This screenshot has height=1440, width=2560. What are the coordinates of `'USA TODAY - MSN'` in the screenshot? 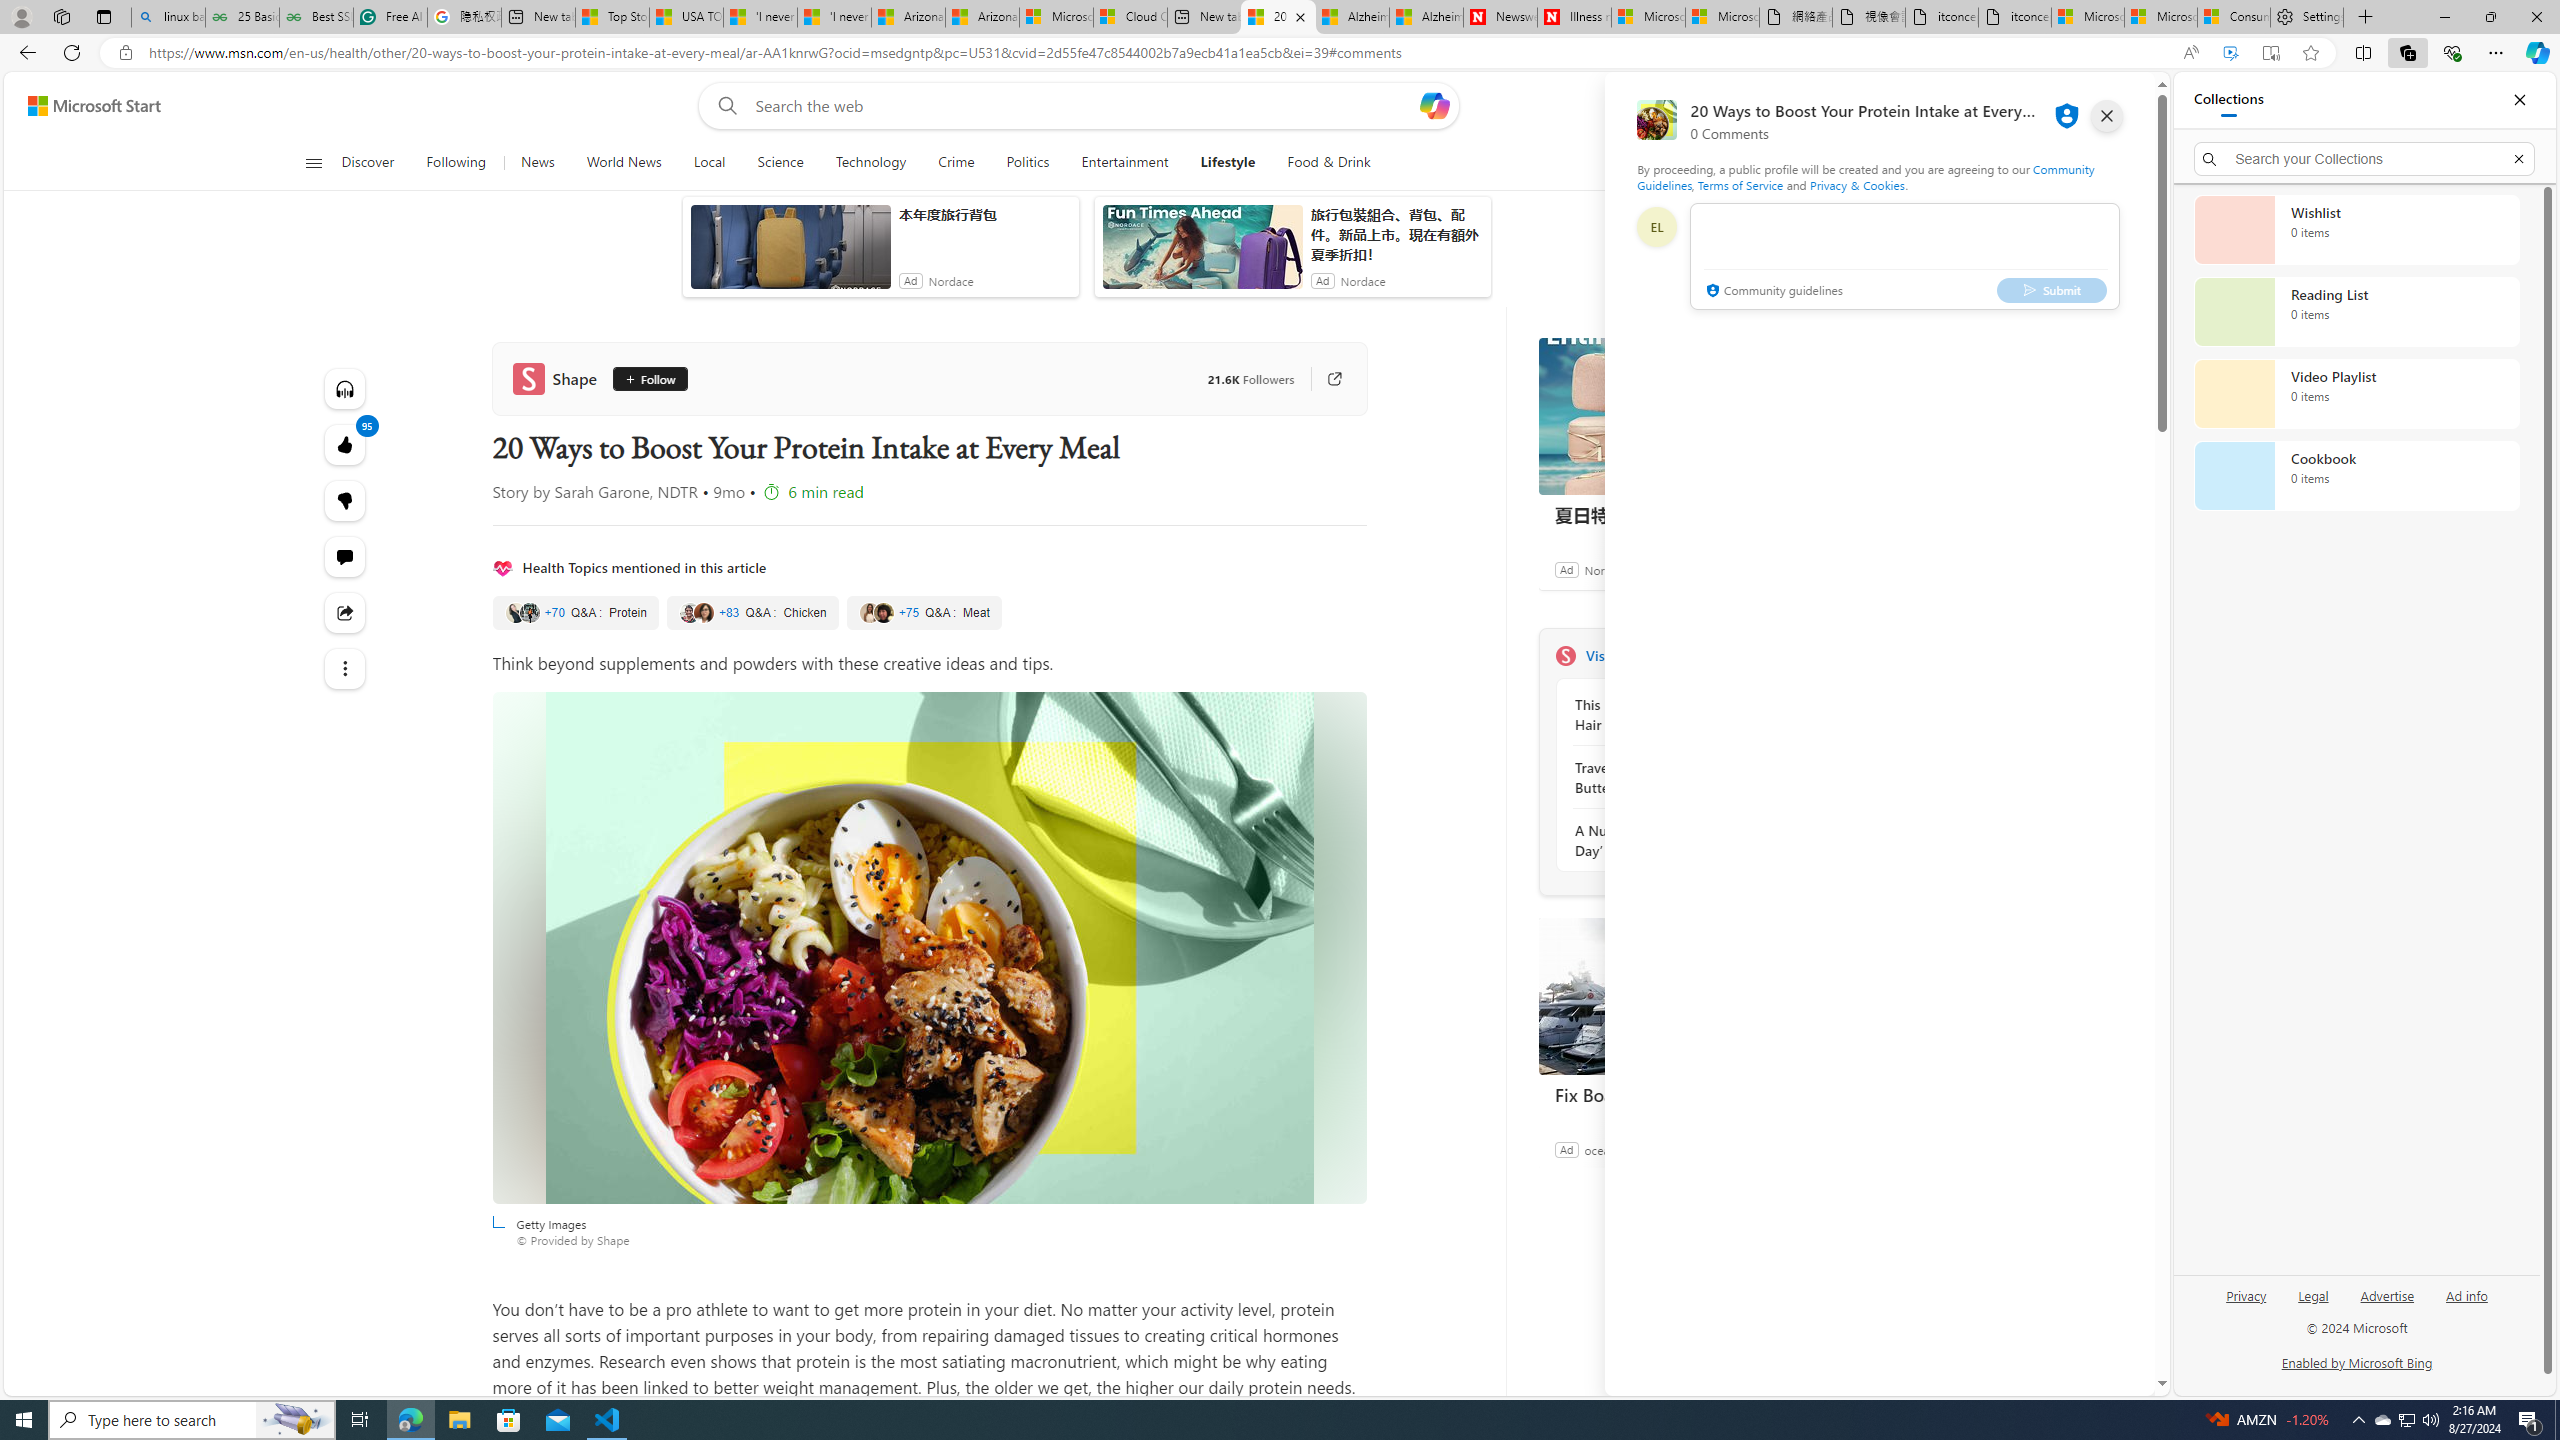 It's located at (685, 16).